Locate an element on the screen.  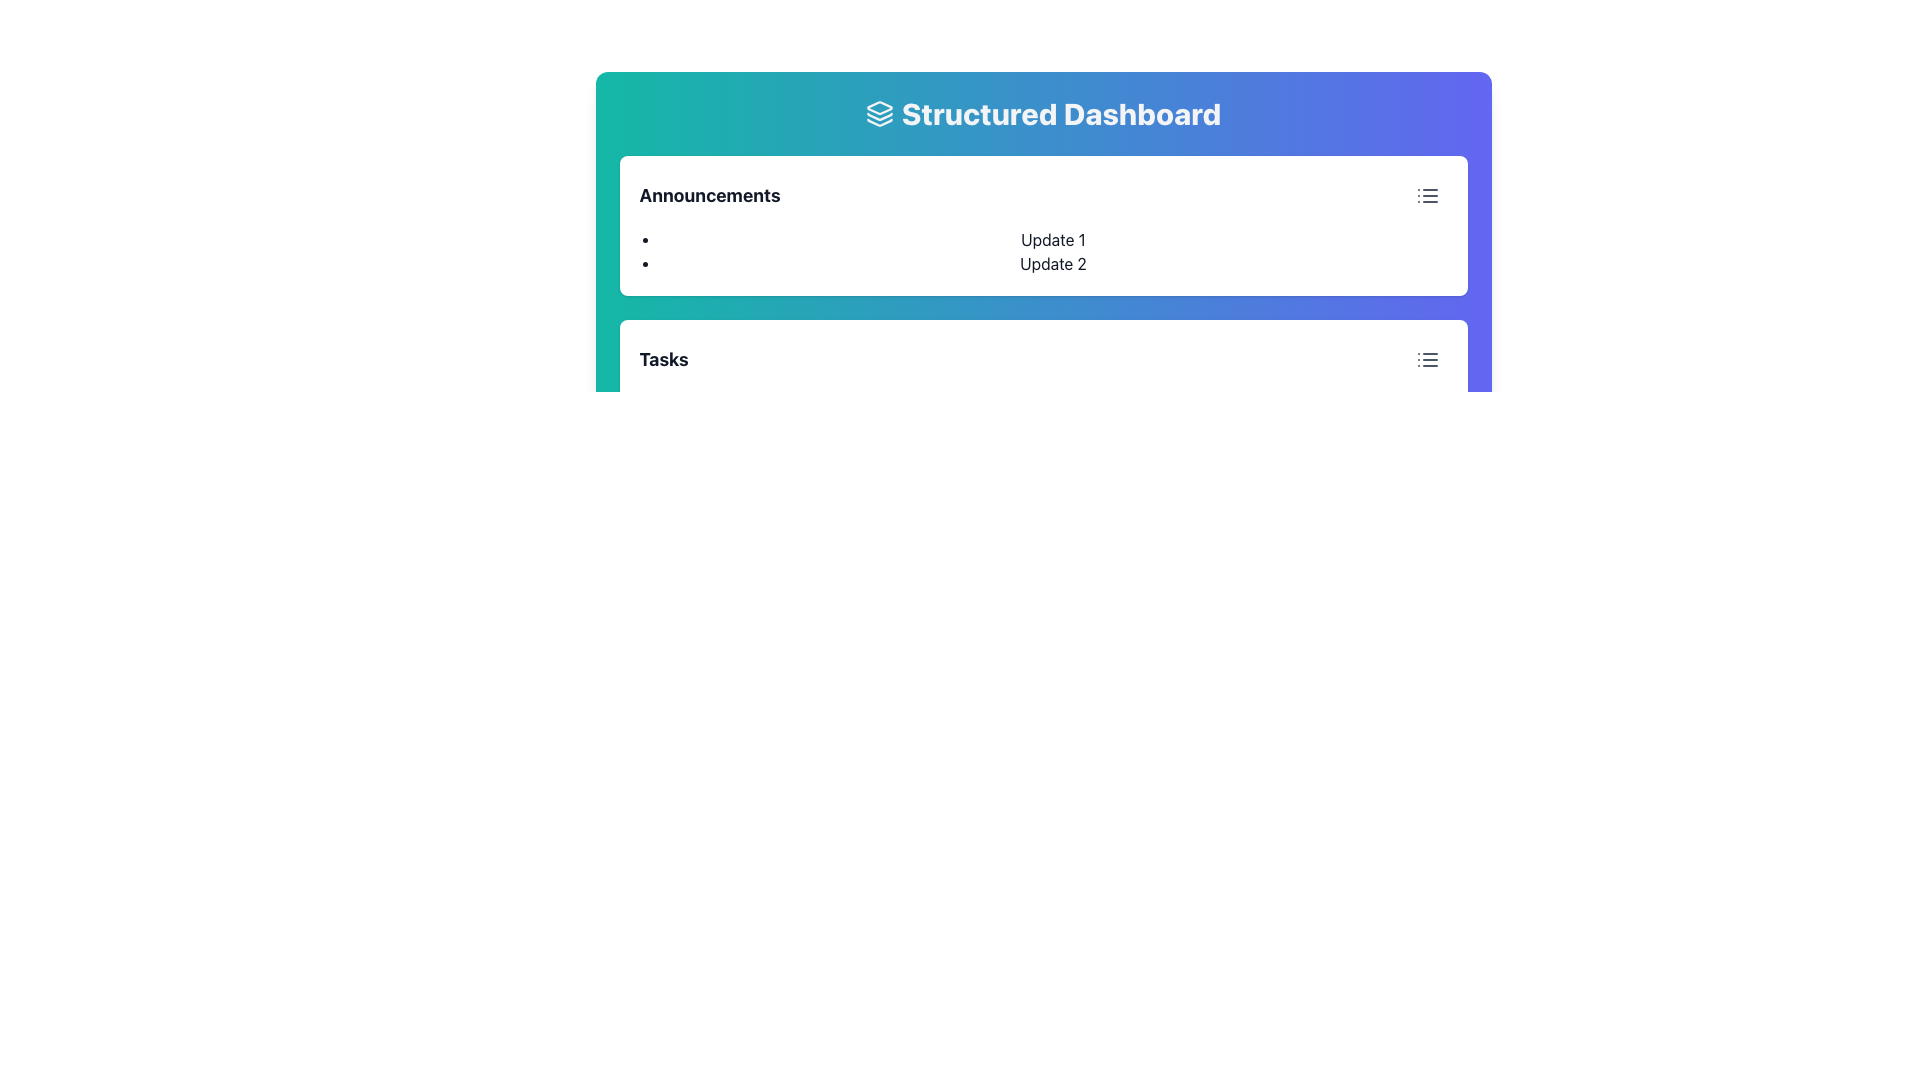
the icon located in the top-right corner of the 'Announcements' section is located at coordinates (1426, 196).